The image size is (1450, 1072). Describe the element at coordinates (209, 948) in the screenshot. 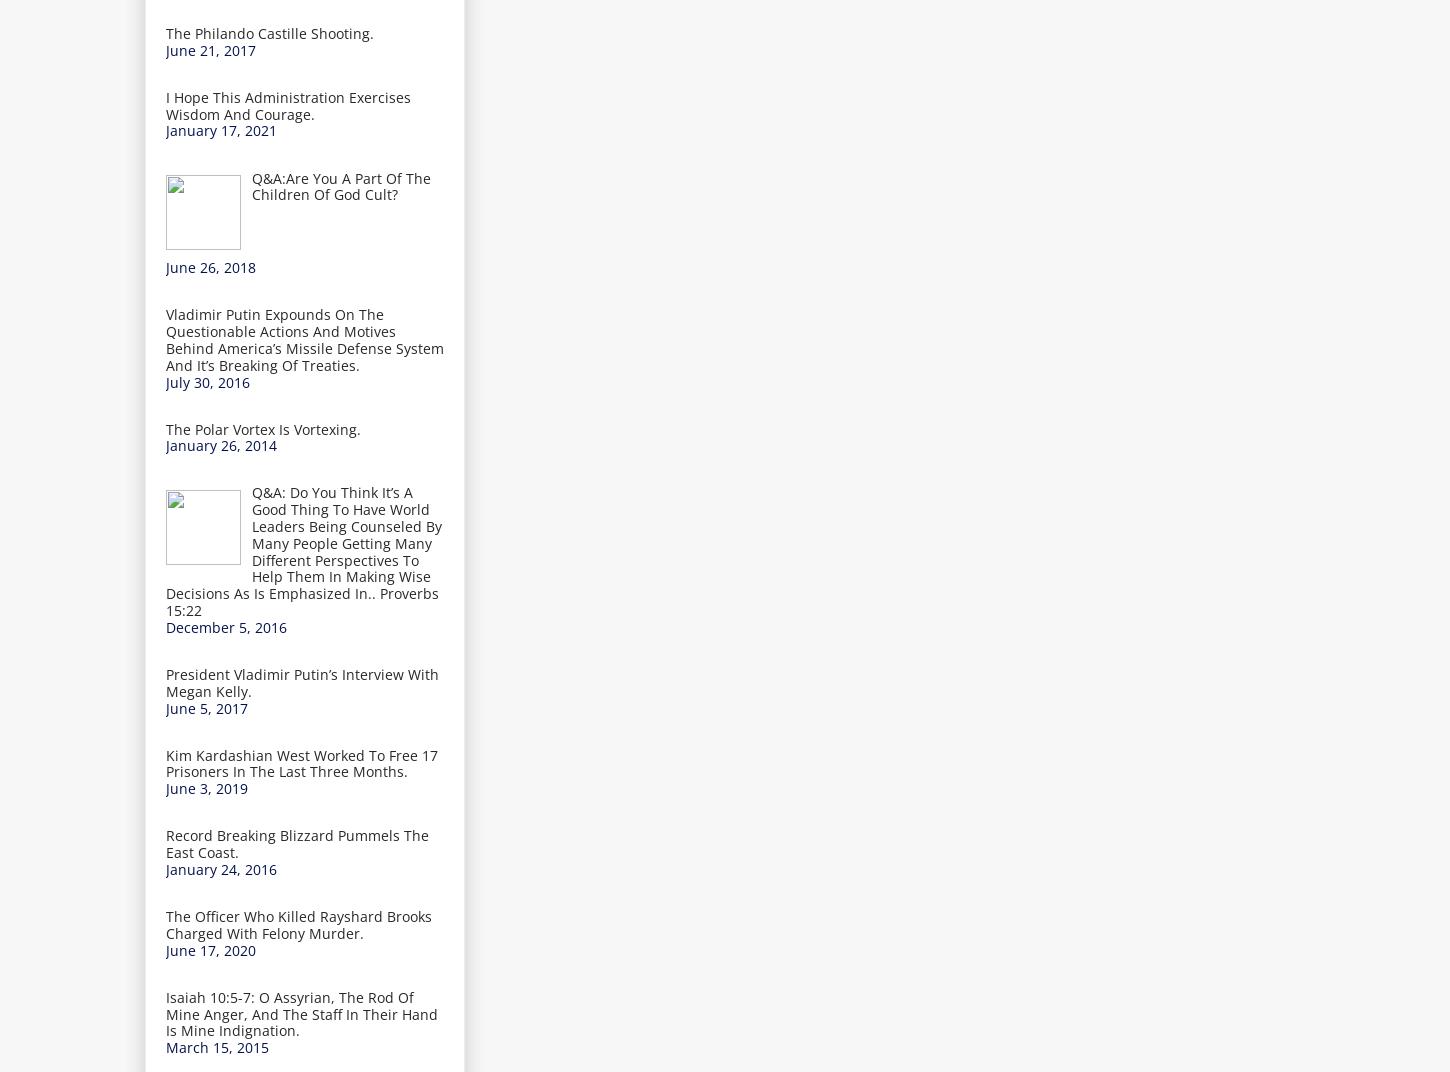

I see `'June 17, 2020'` at that location.